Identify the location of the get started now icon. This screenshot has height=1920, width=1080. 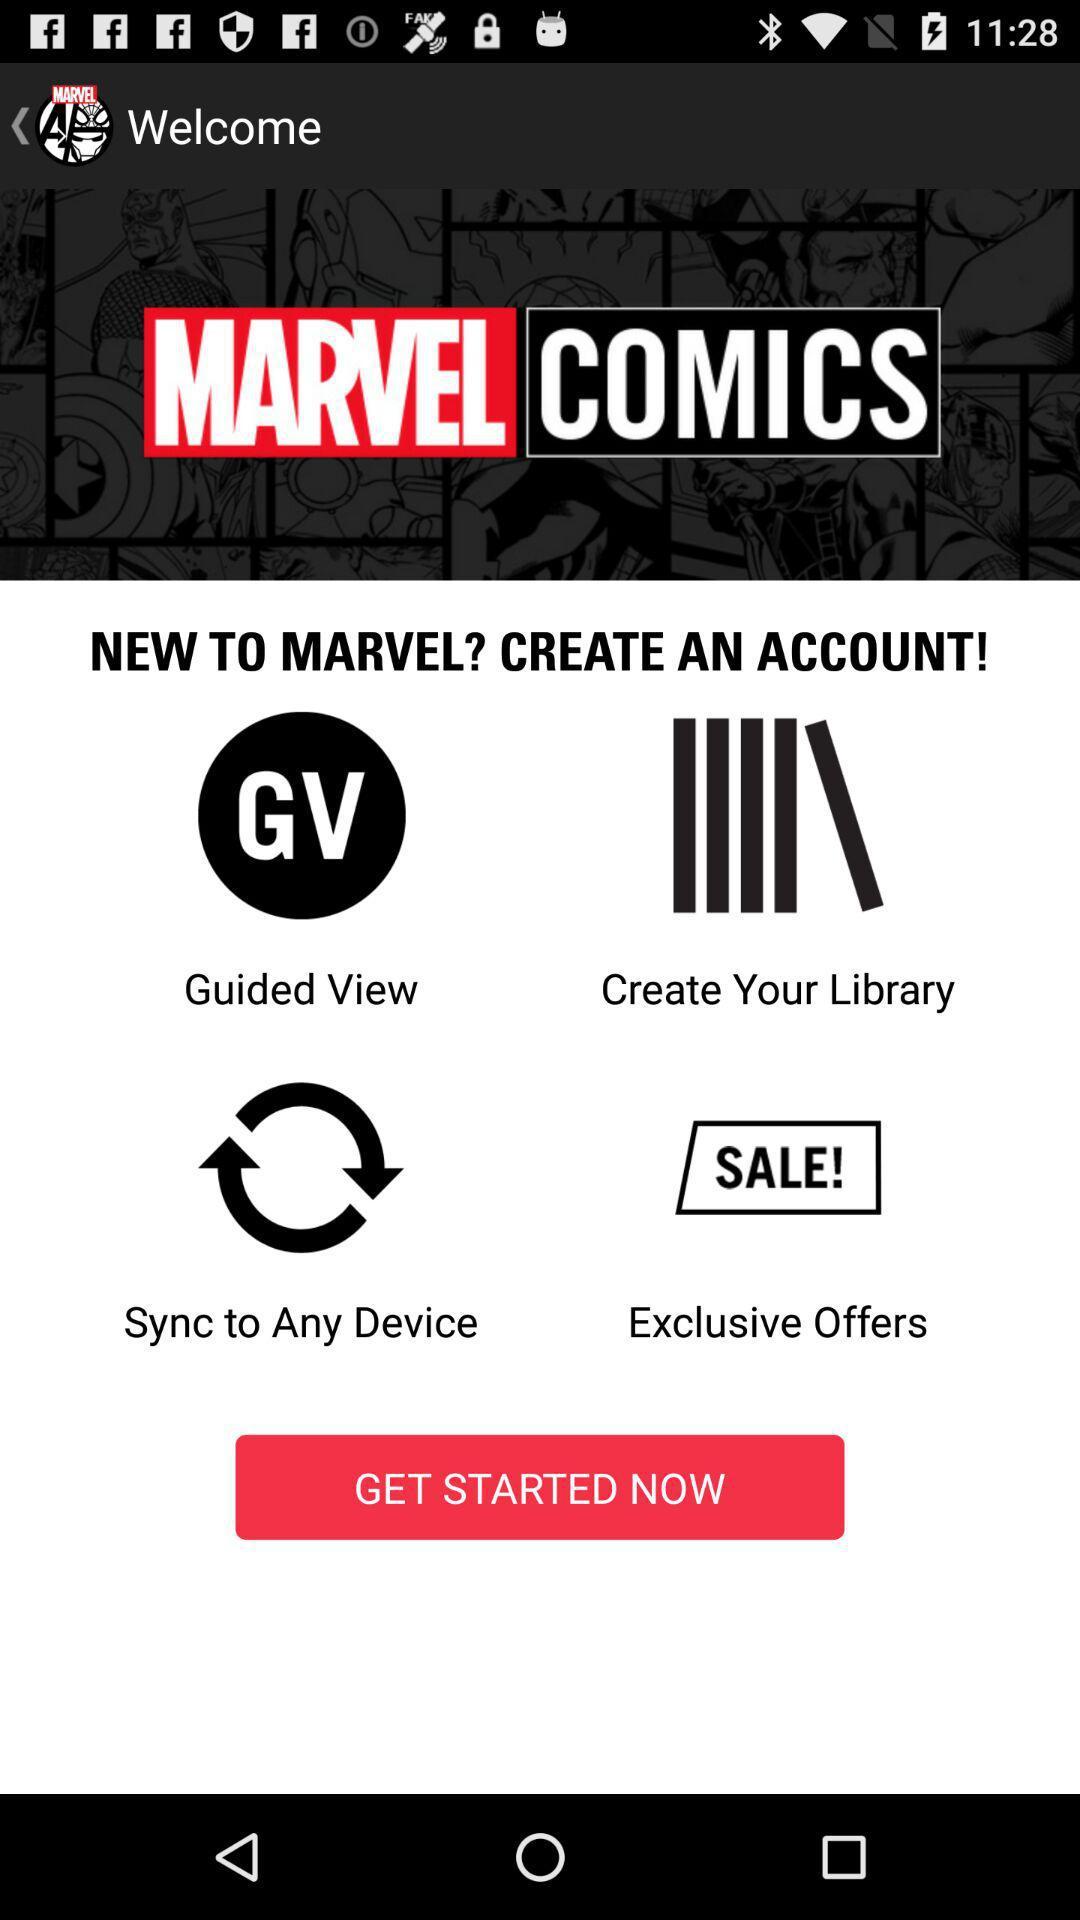
(540, 1487).